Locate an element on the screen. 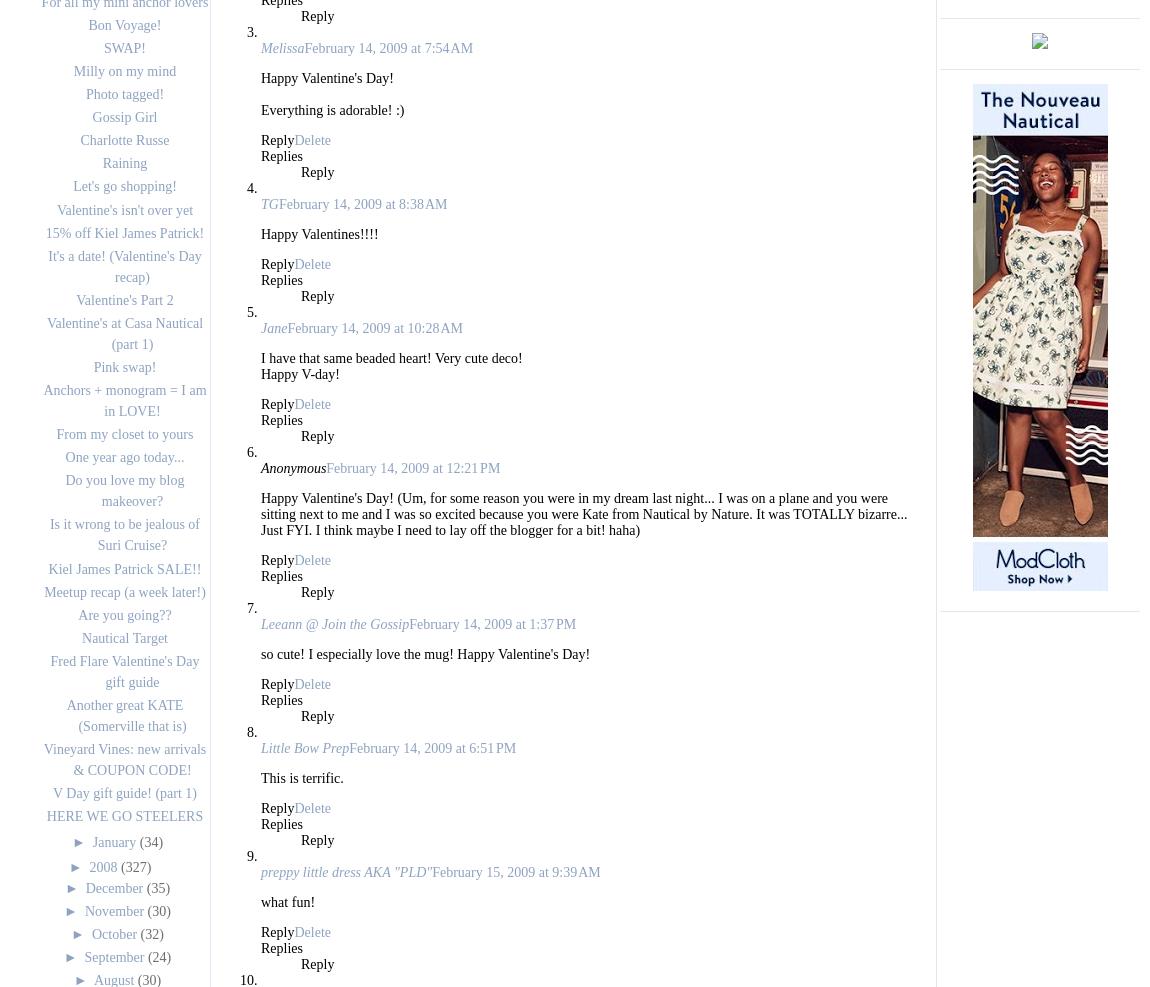  'Do you love my blog makeover?' is located at coordinates (123, 490).